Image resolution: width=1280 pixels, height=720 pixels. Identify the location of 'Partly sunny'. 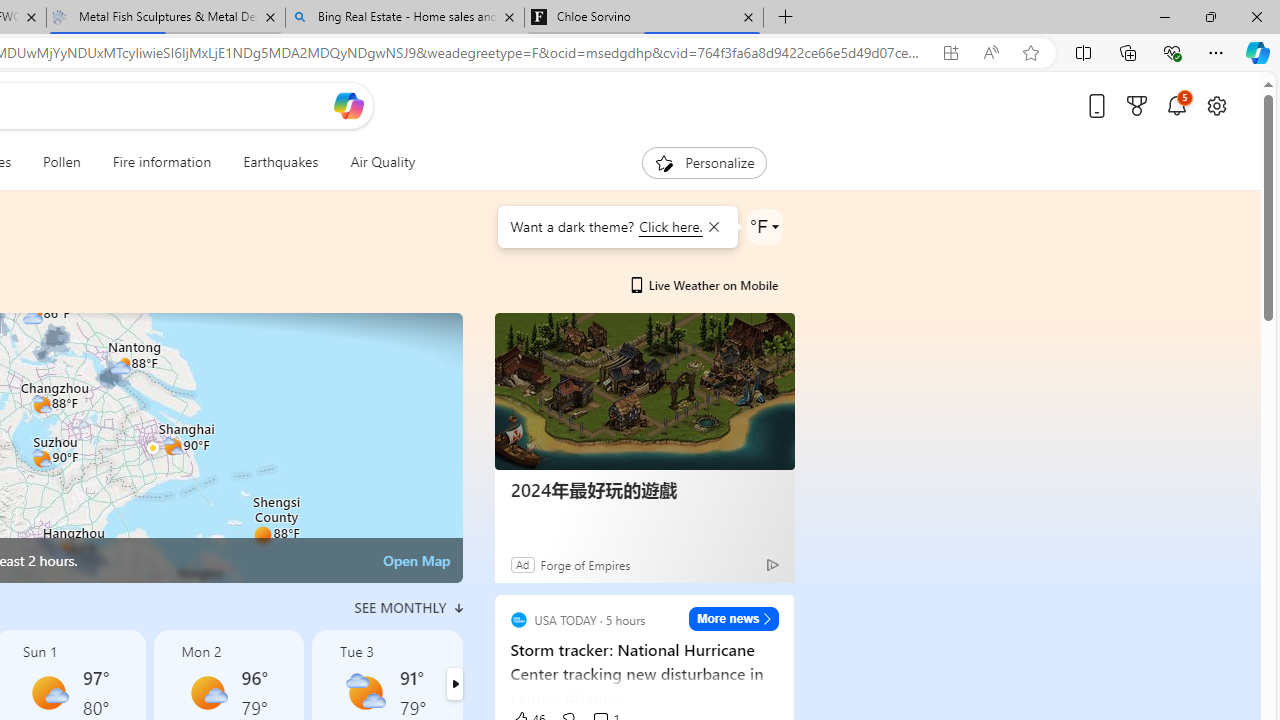
(366, 692).